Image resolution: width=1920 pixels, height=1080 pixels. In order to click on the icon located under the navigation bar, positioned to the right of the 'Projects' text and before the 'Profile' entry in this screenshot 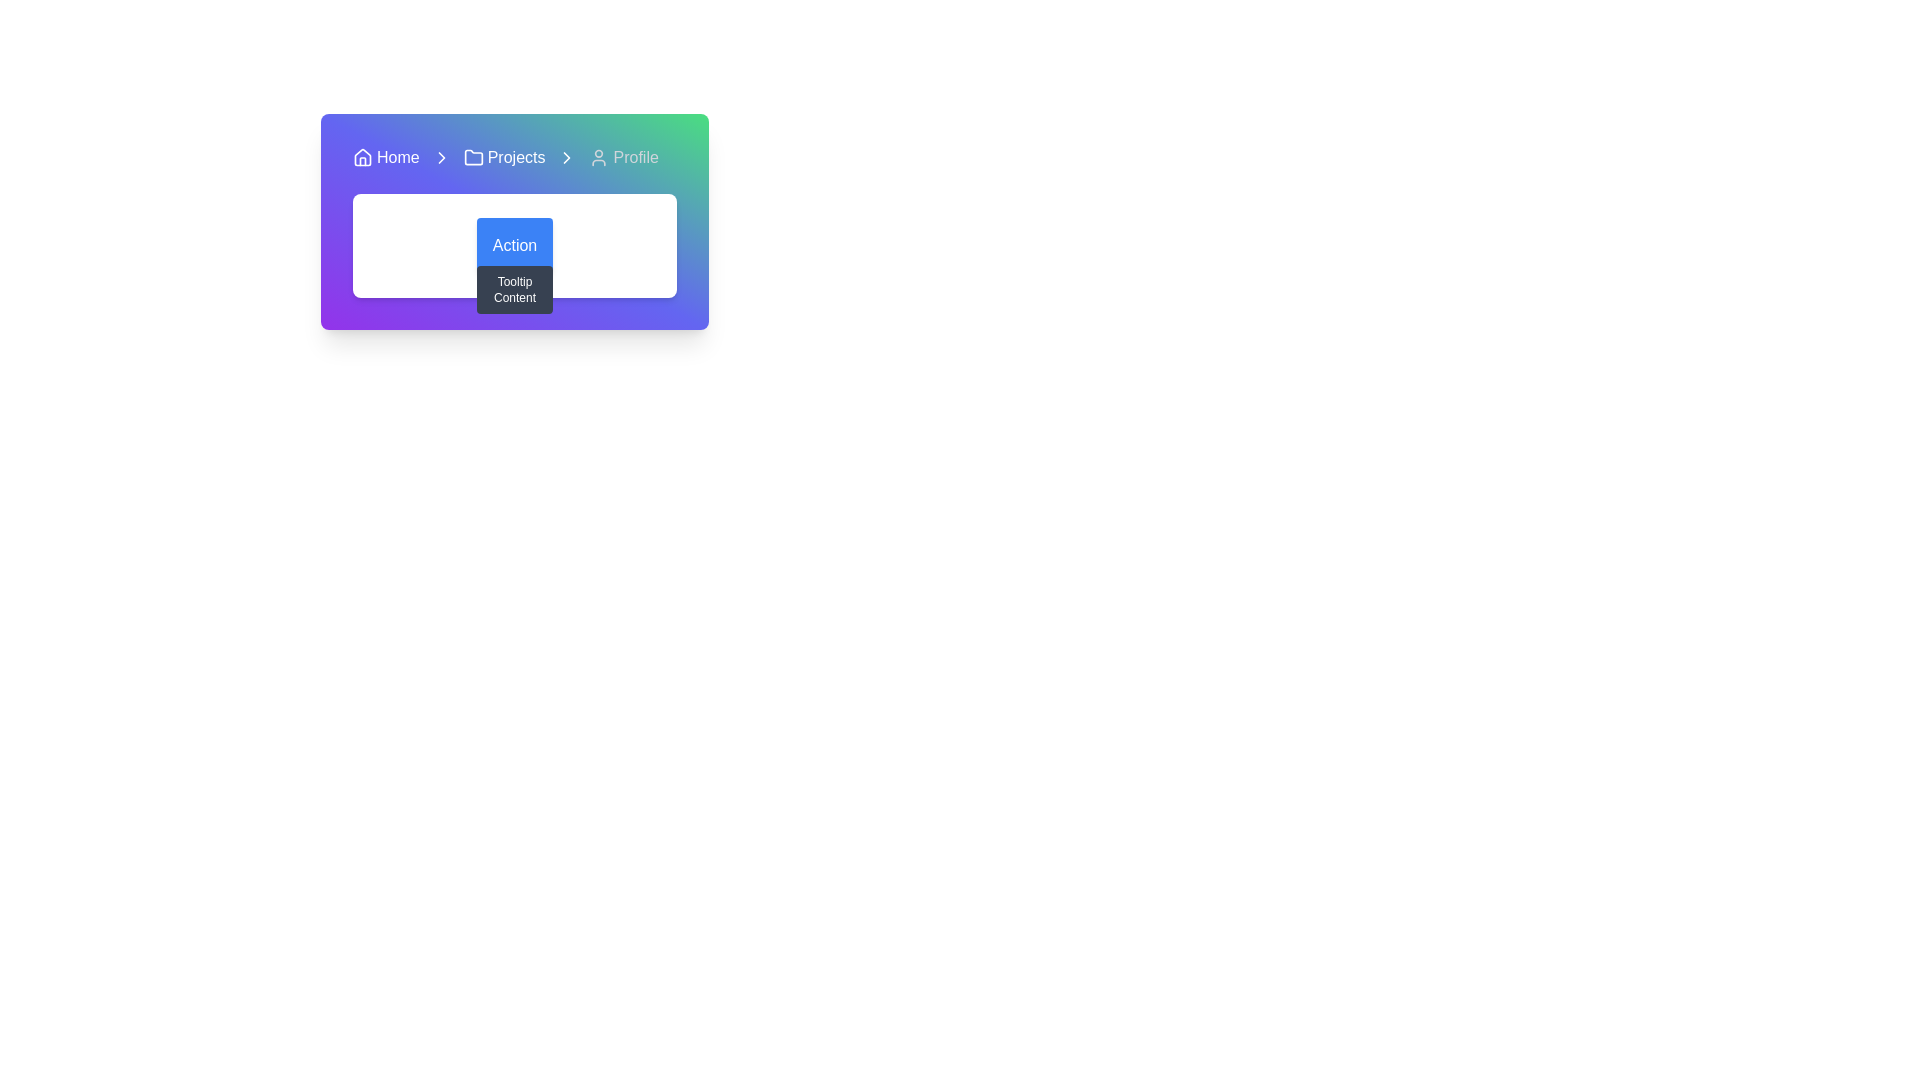, I will do `click(566, 157)`.